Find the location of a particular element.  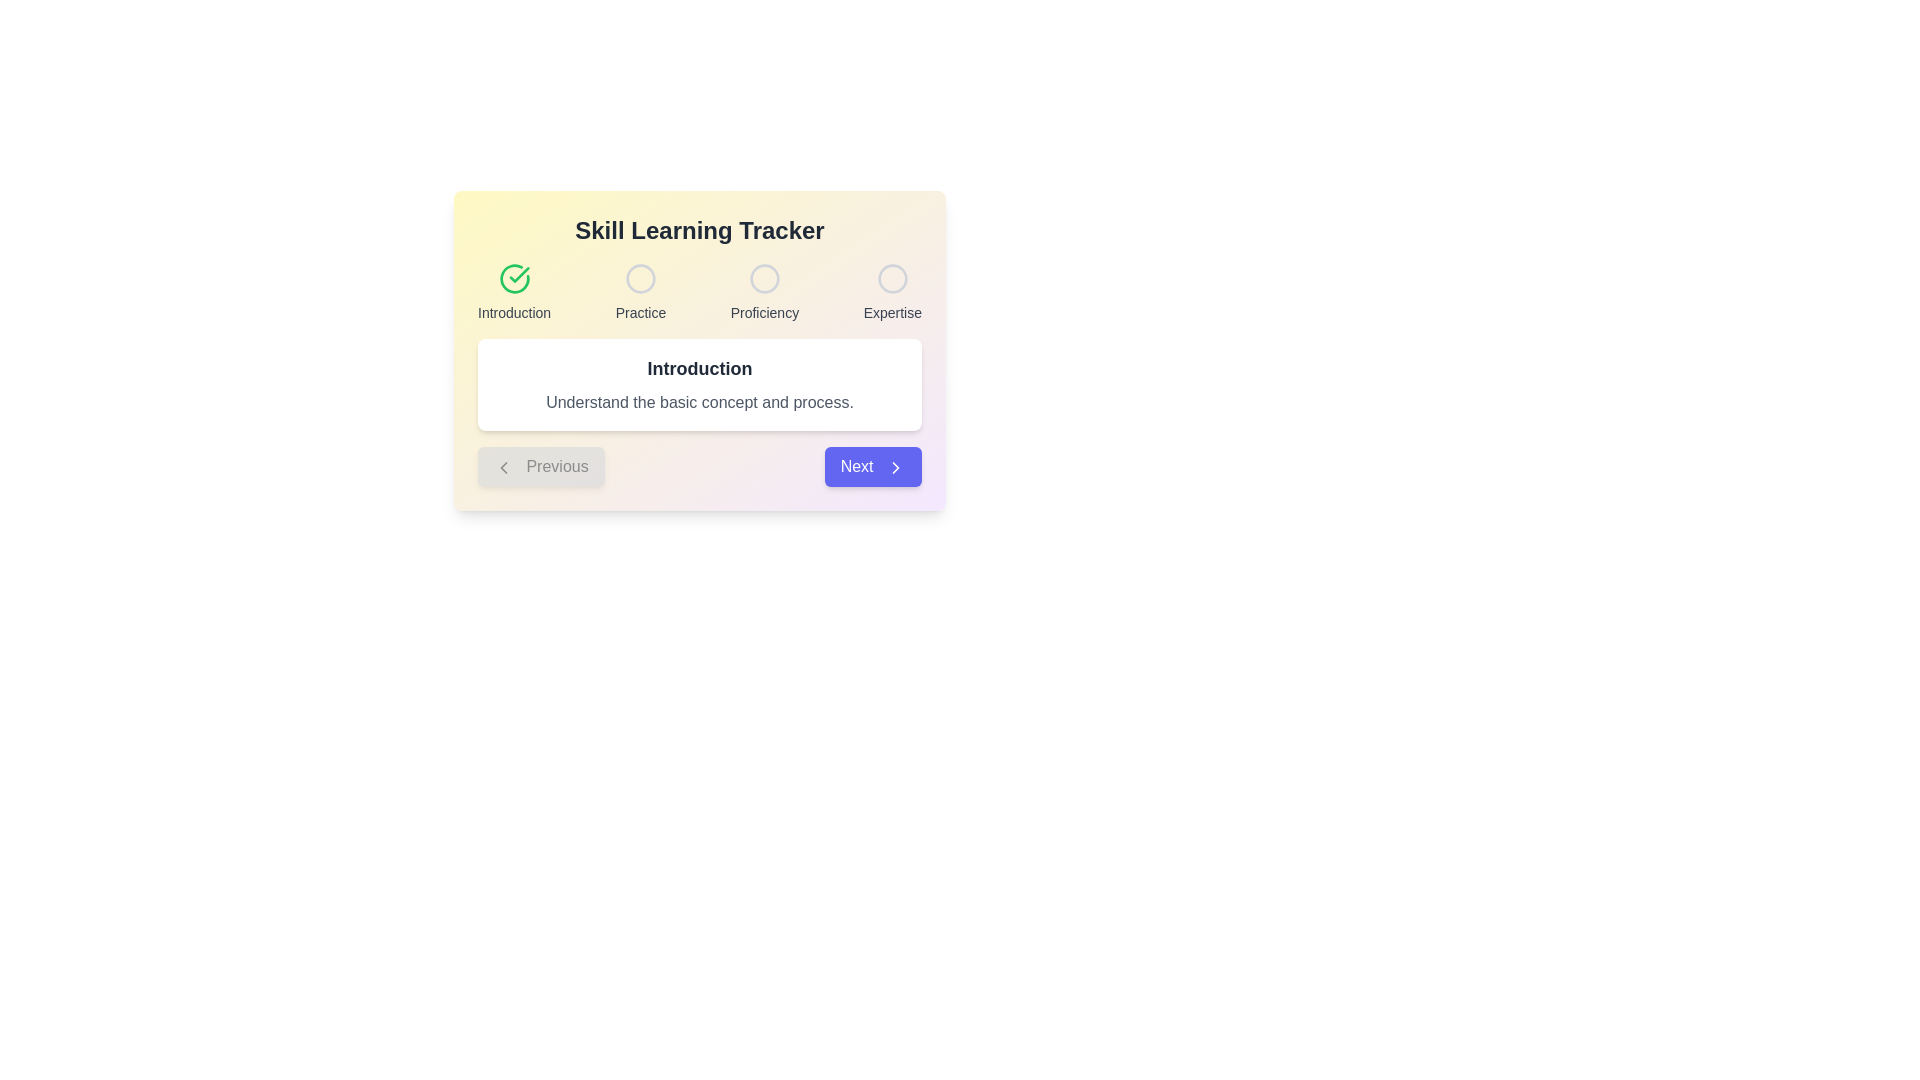

the unfilled circular icon in the 'Skill Learning Tracker' labeled 'Expertise', which represents an incomplete step in the progression is located at coordinates (891, 278).